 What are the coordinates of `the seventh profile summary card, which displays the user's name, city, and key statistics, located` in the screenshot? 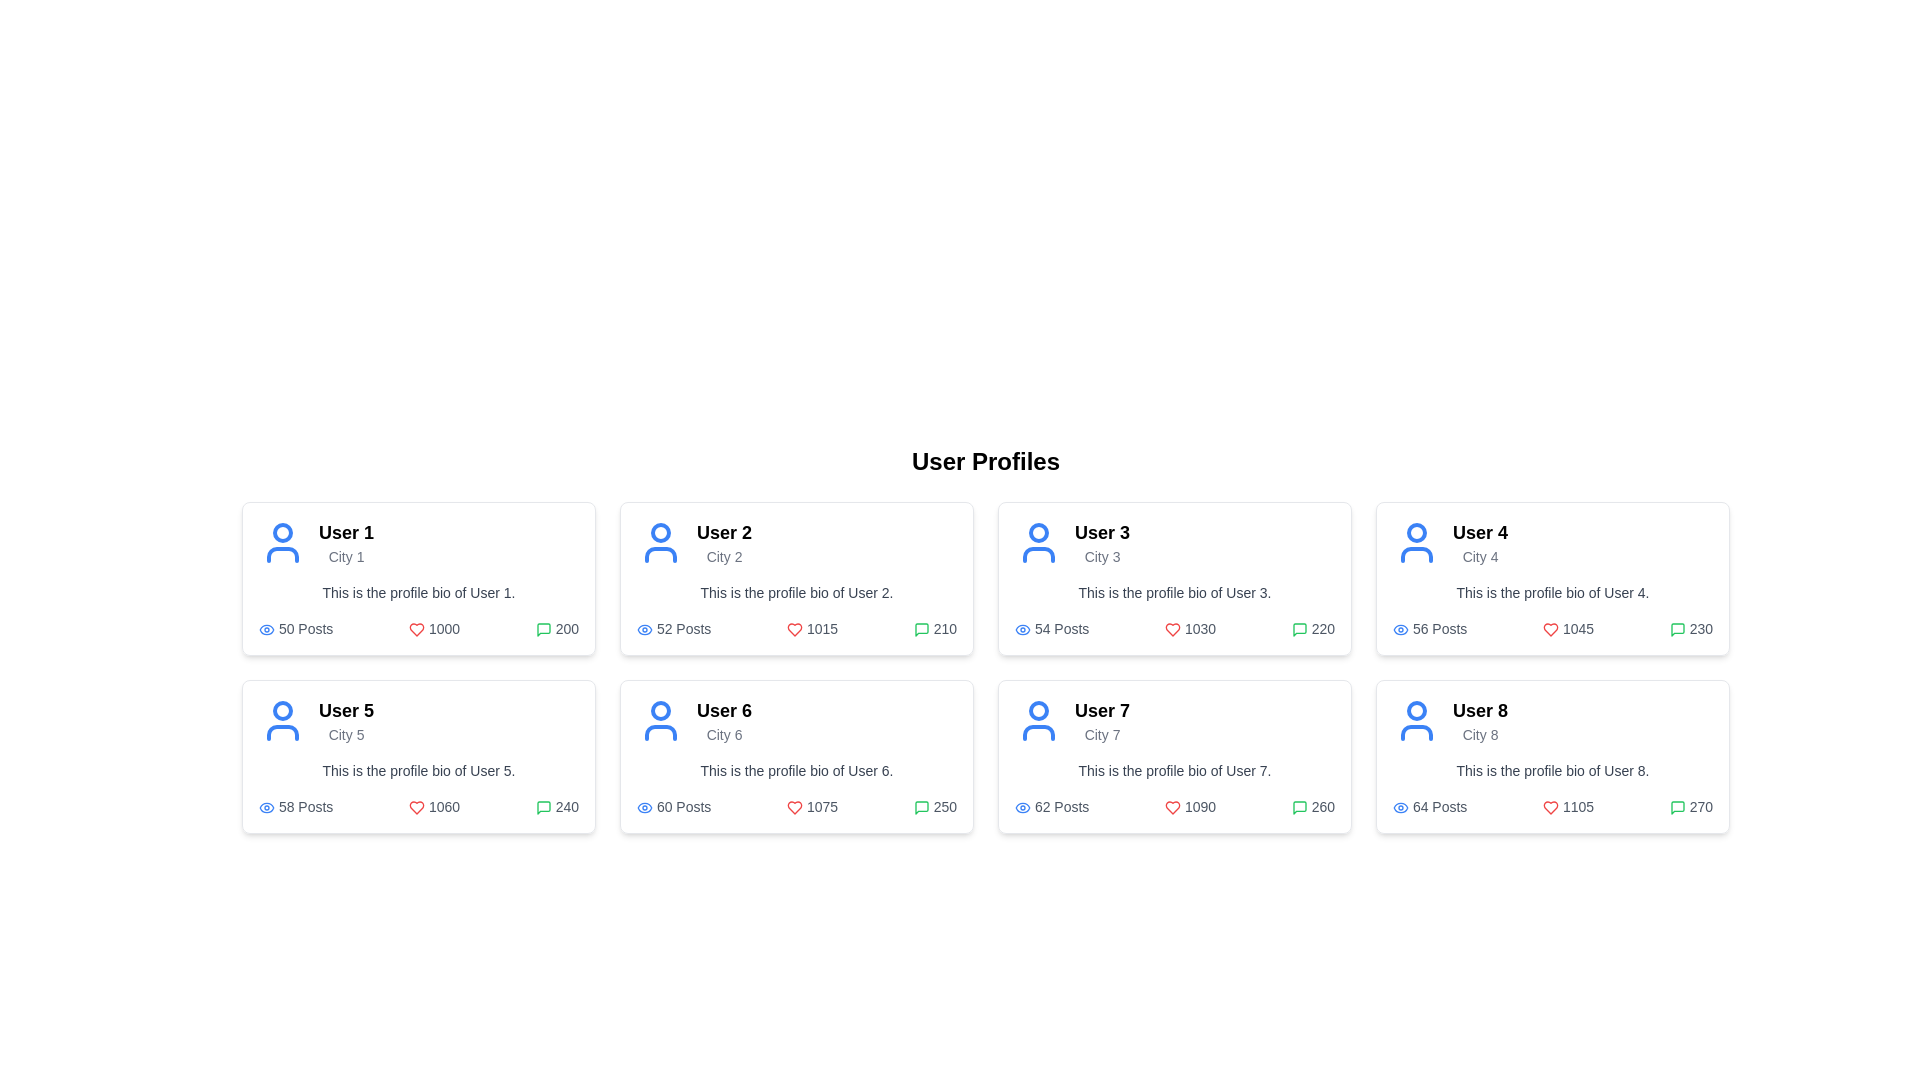 It's located at (1175, 756).